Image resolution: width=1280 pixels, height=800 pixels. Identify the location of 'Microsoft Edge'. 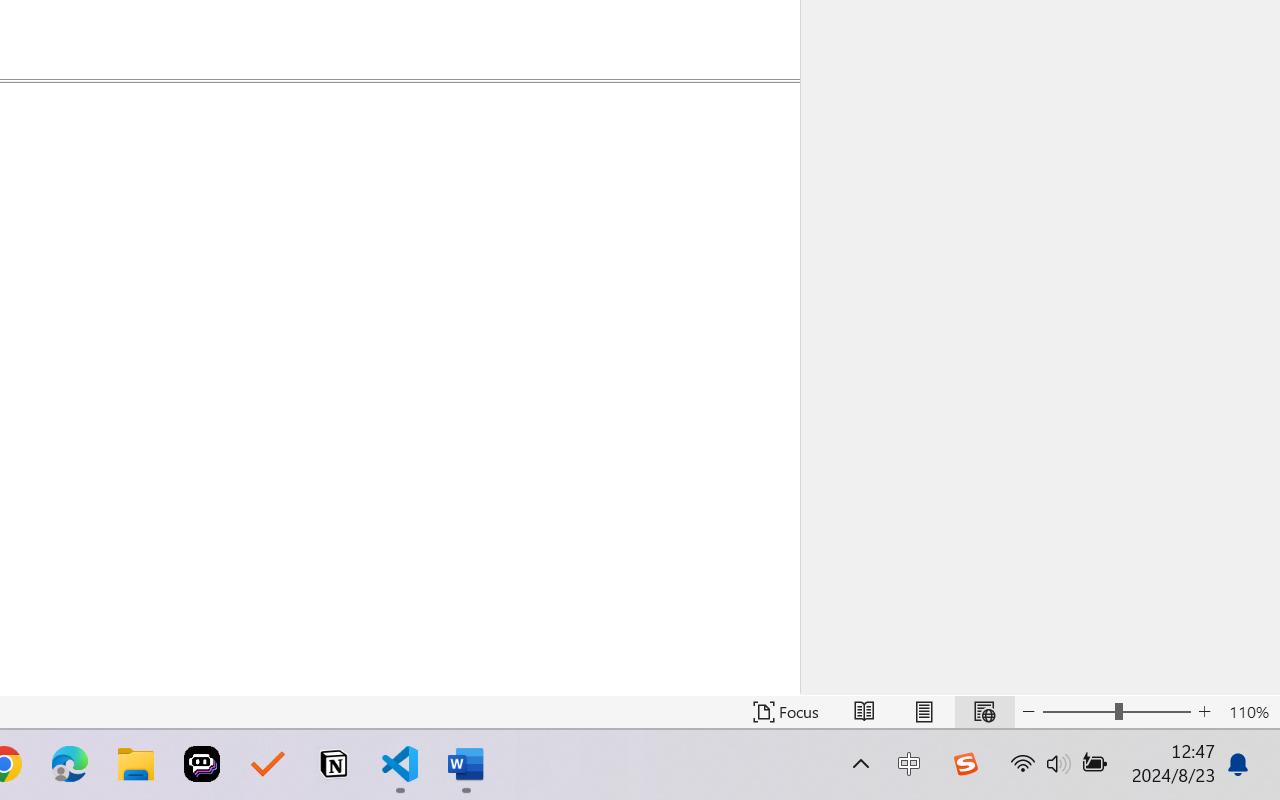
(69, 764).